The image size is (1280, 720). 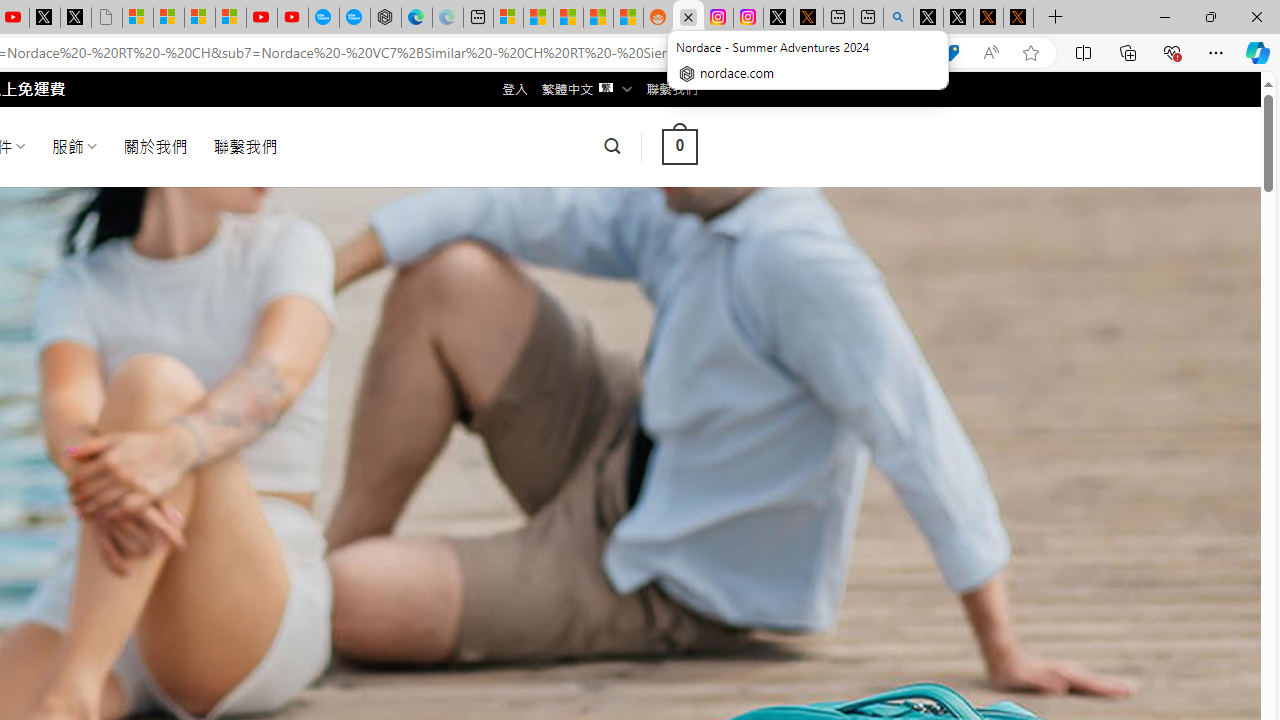 What do you see at coordinates (688, 17) in the screenshot?
I see `'Close tab'` at bounding box center [688, 17].